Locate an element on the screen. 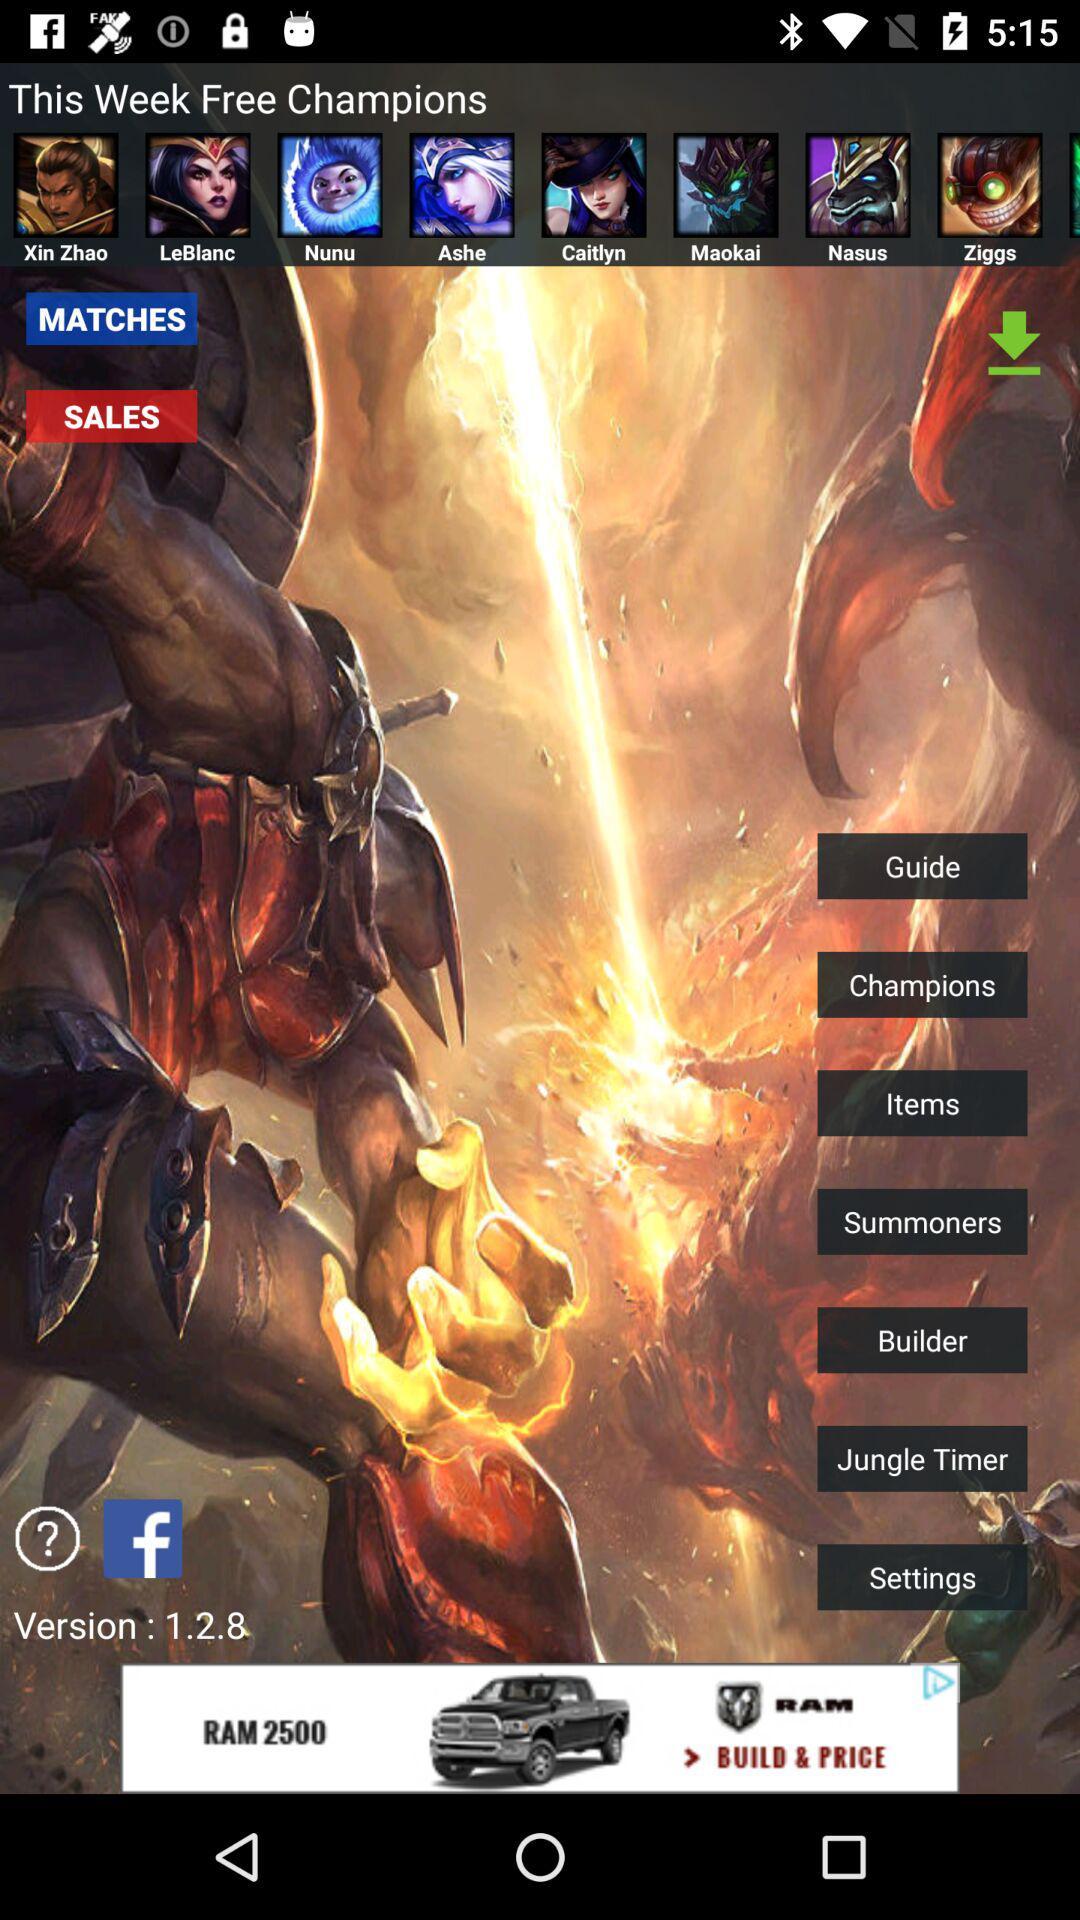 The image size is (1080, 1920). click the add is located at coordinates (540, 1727).